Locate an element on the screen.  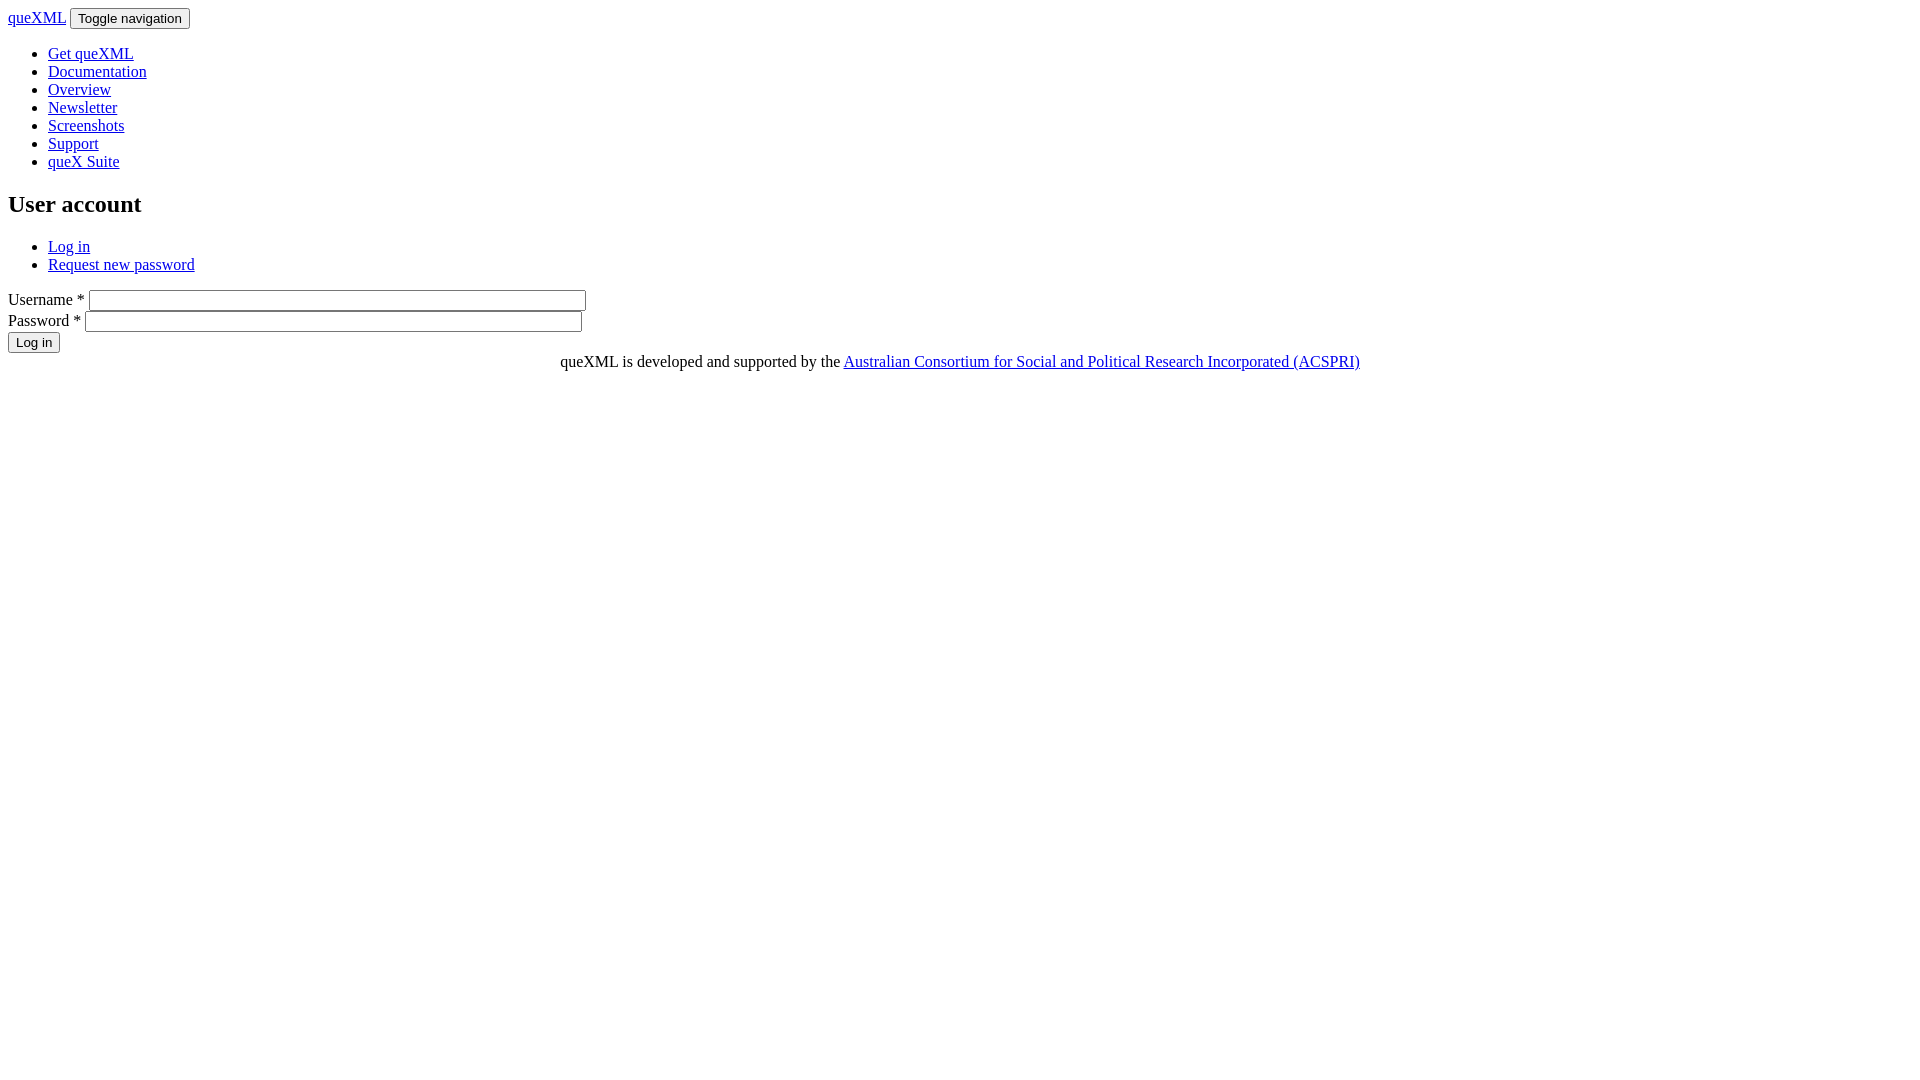
'queXML' is located at coordinates (37, 17).